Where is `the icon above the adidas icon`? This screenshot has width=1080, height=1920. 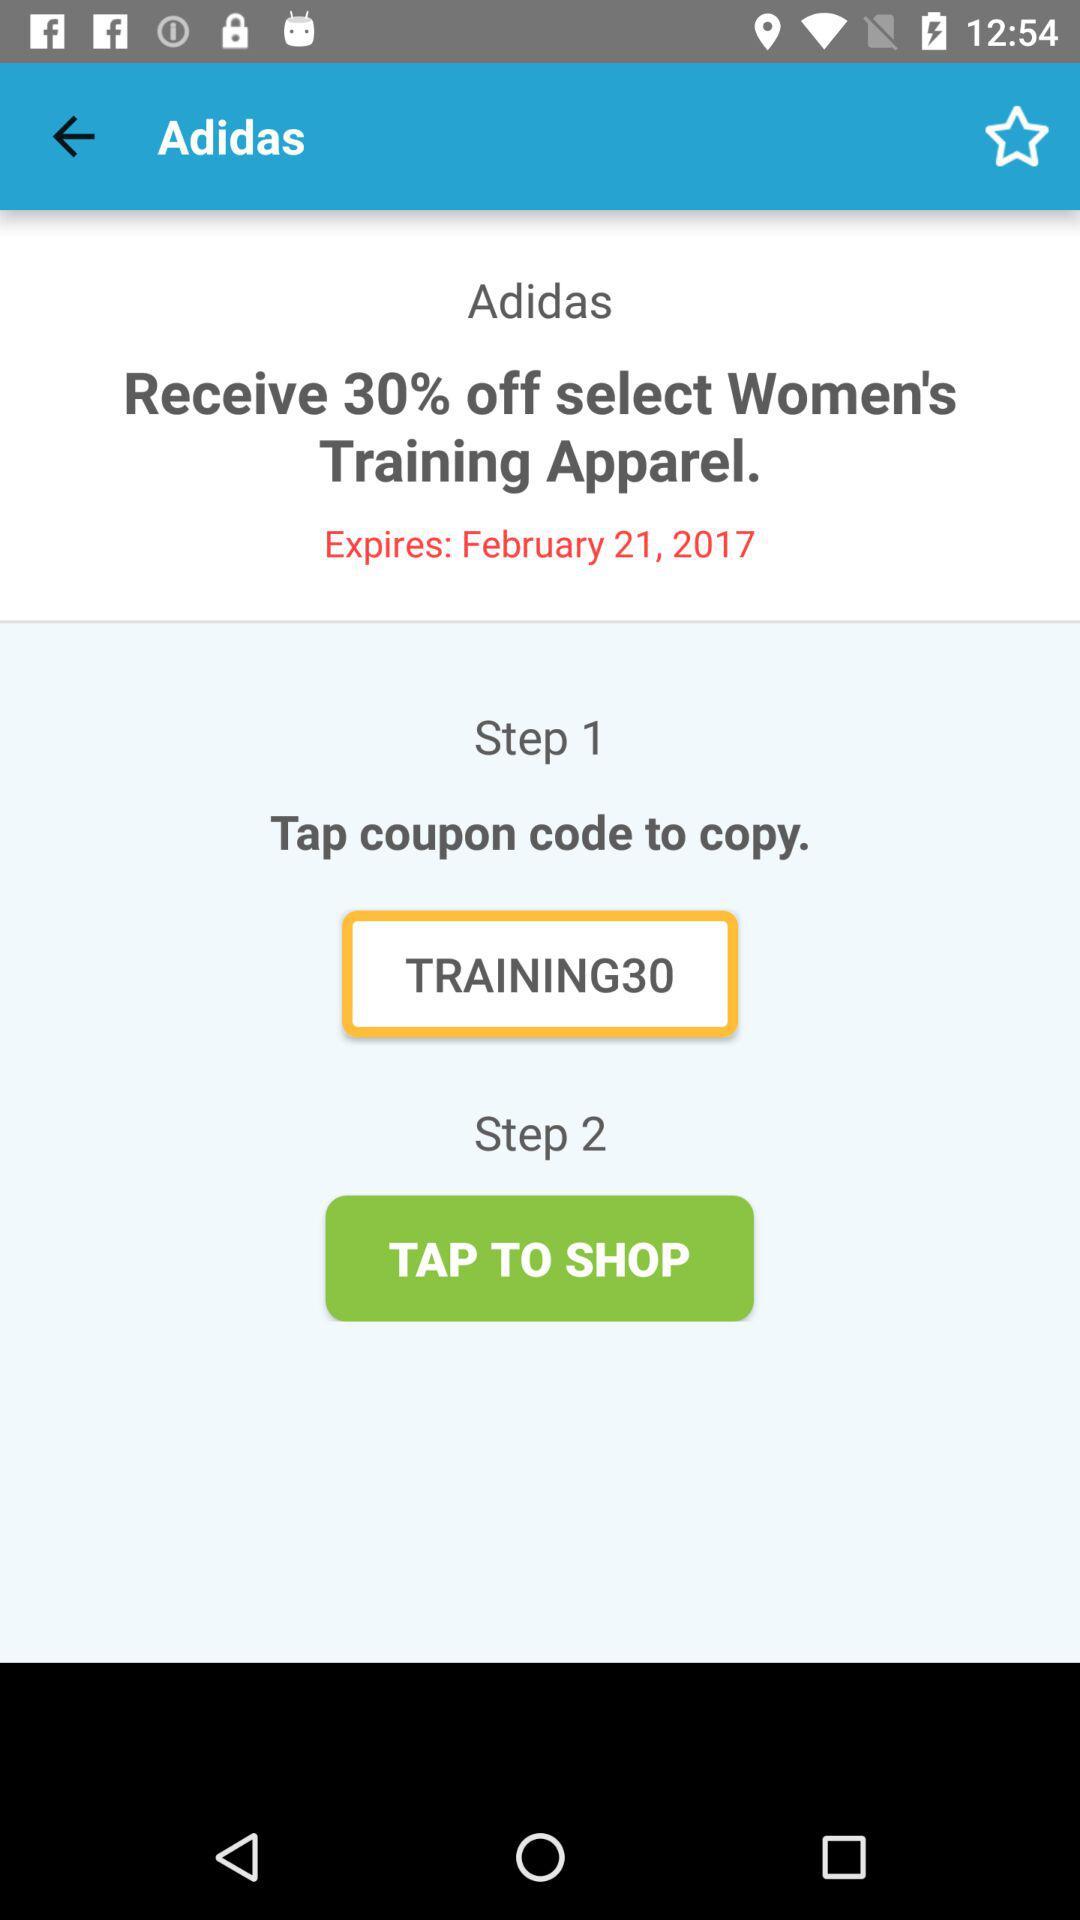
the icon above the adidas icon is located at coordinates (72, 135).